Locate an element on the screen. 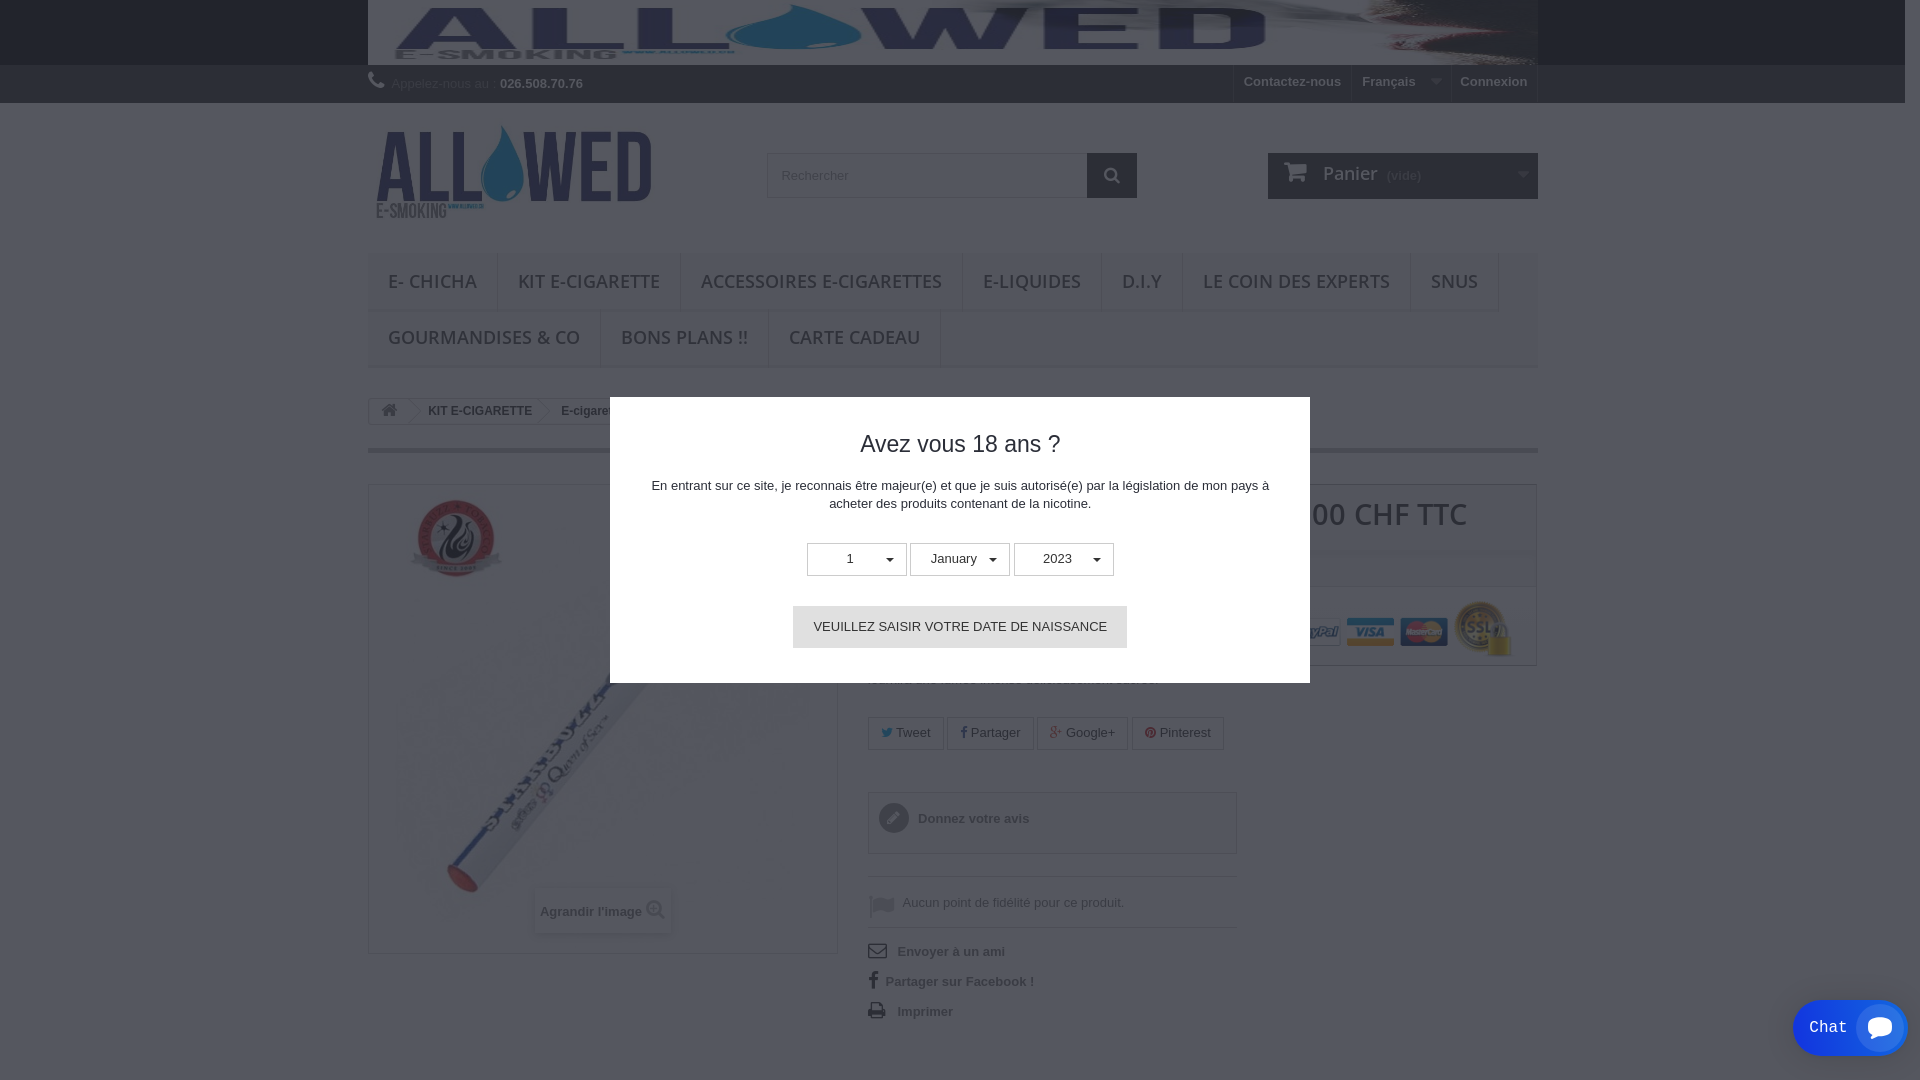 This screenshot has height=1080, width=1920. 'CARTE CADEAU' is located at coordinates (853, 337).